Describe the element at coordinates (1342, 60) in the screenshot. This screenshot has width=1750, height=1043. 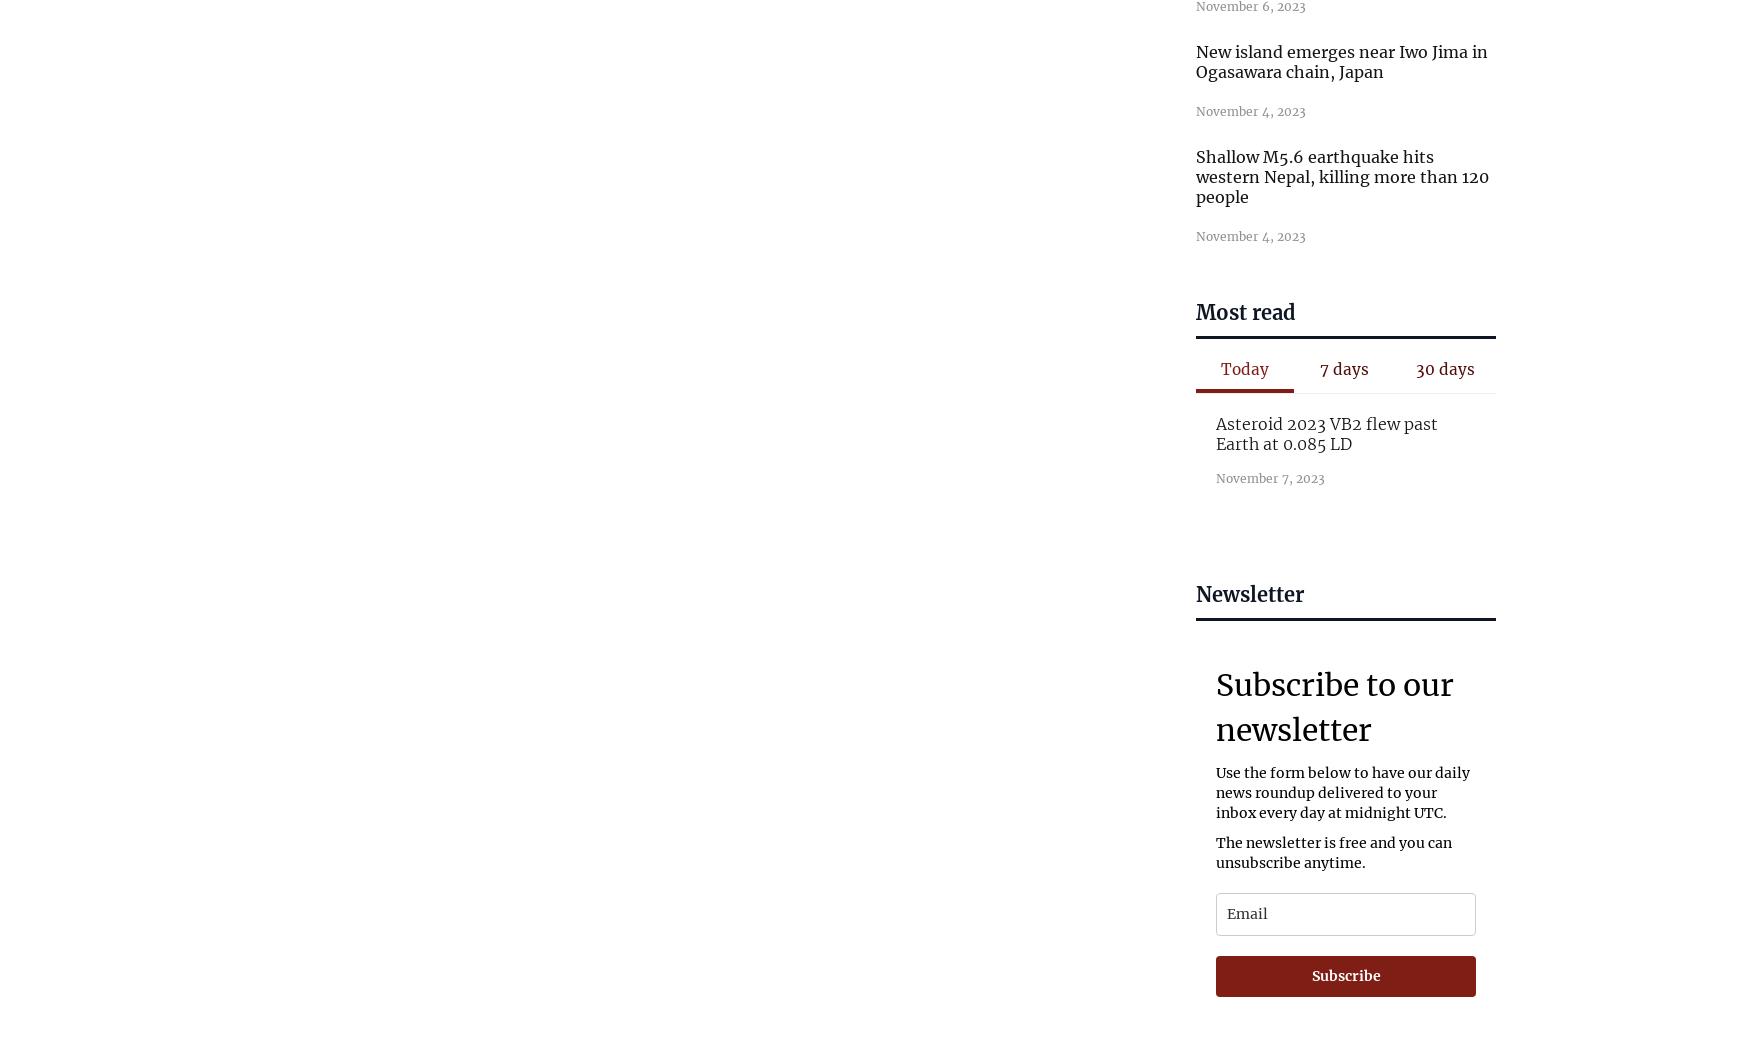
I see `'New island emerges near Iwo Jima in Ogasawara chain, Japan'` at that location.